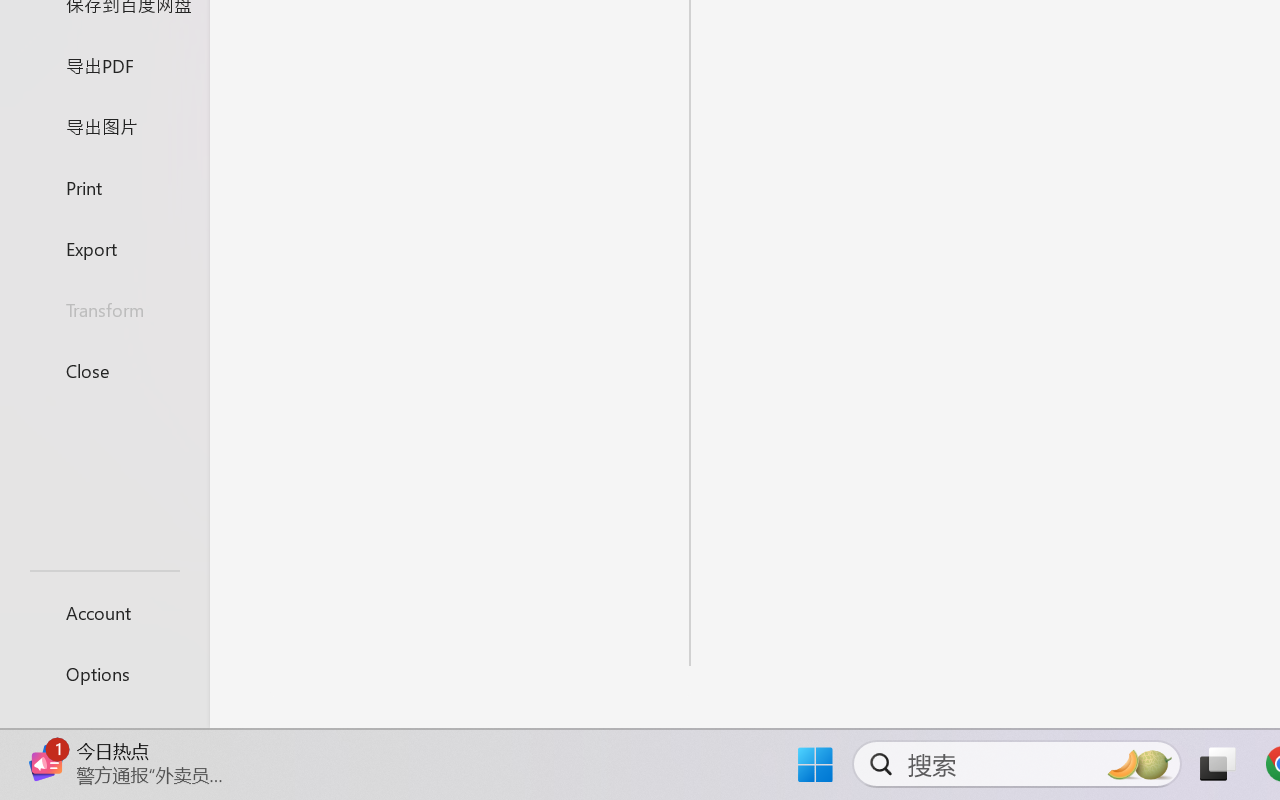 The height and width of the screenshot is (800, 1280). What do you see at coordinates (103, 673) in the screenshot?
I see `'Options'` at bounding box center [103, 673].